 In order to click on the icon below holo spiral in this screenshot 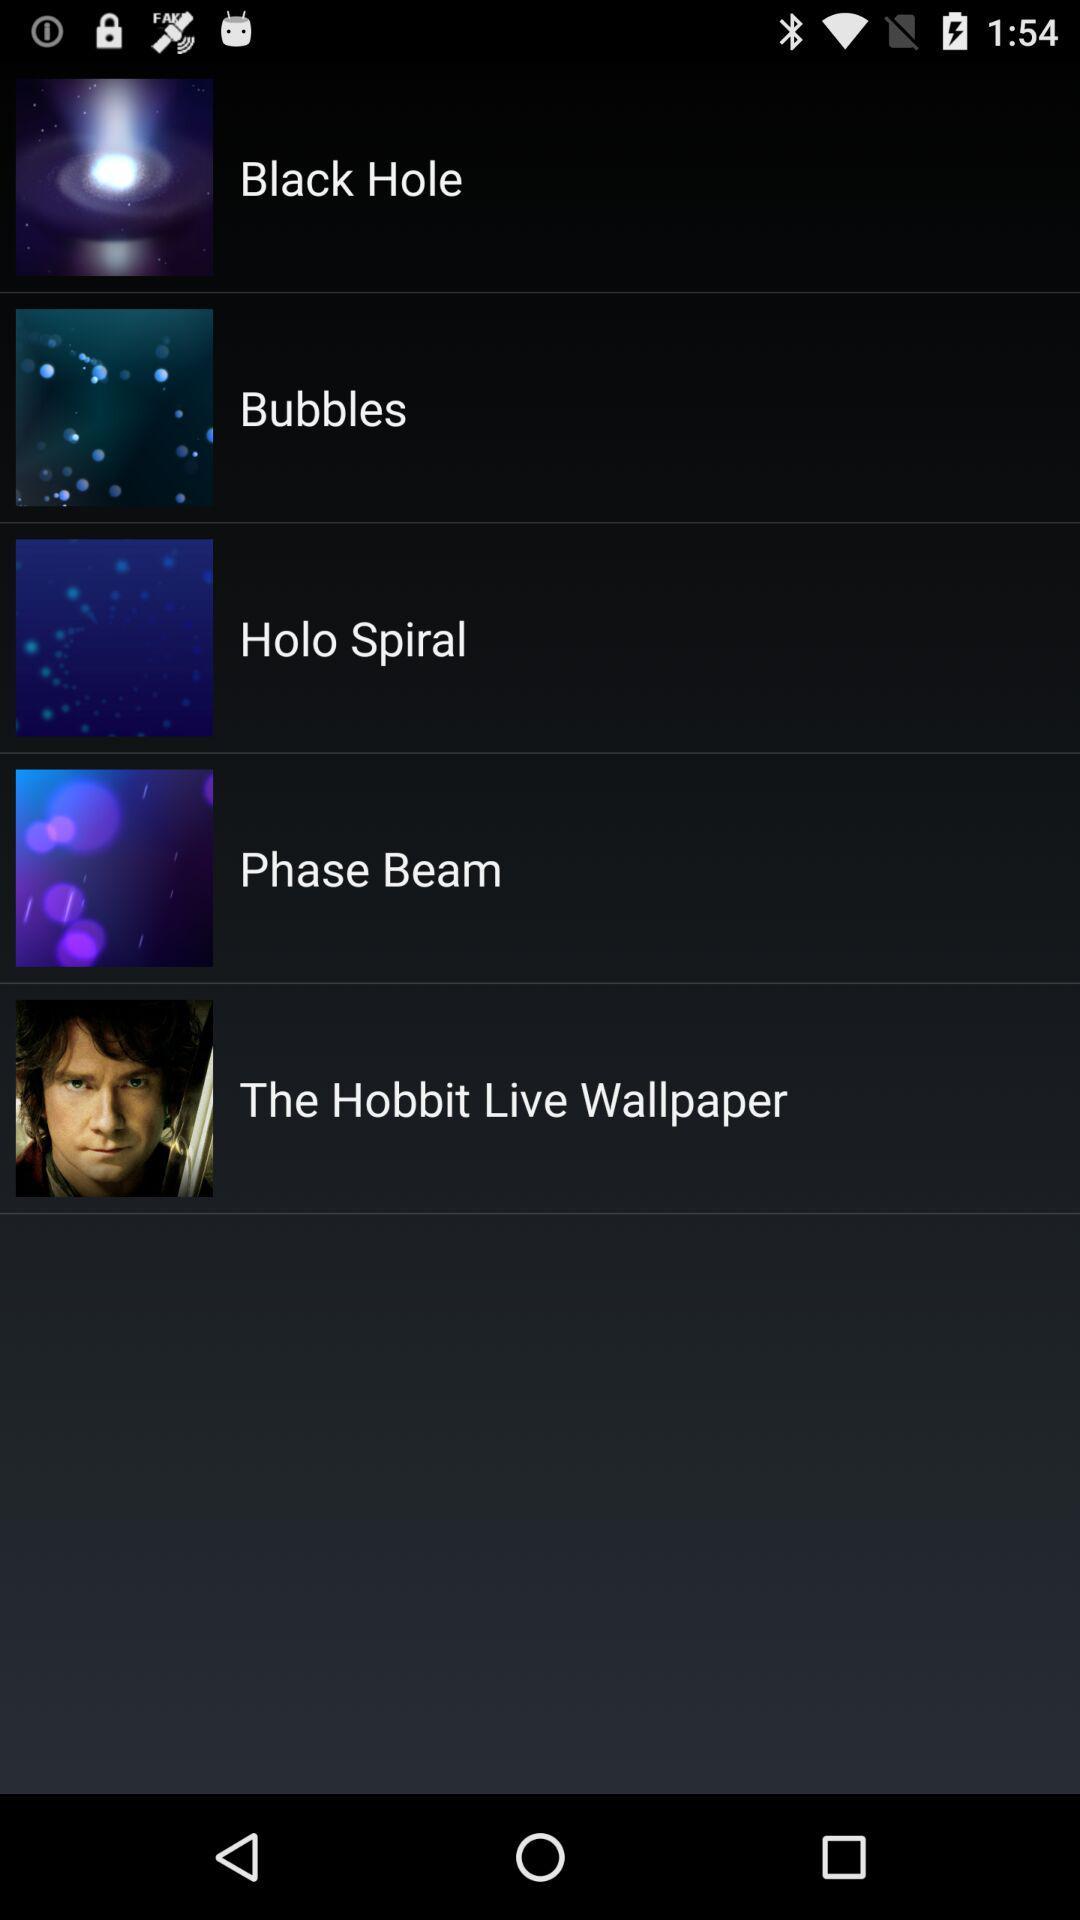, I will do `click(370, 868)`.